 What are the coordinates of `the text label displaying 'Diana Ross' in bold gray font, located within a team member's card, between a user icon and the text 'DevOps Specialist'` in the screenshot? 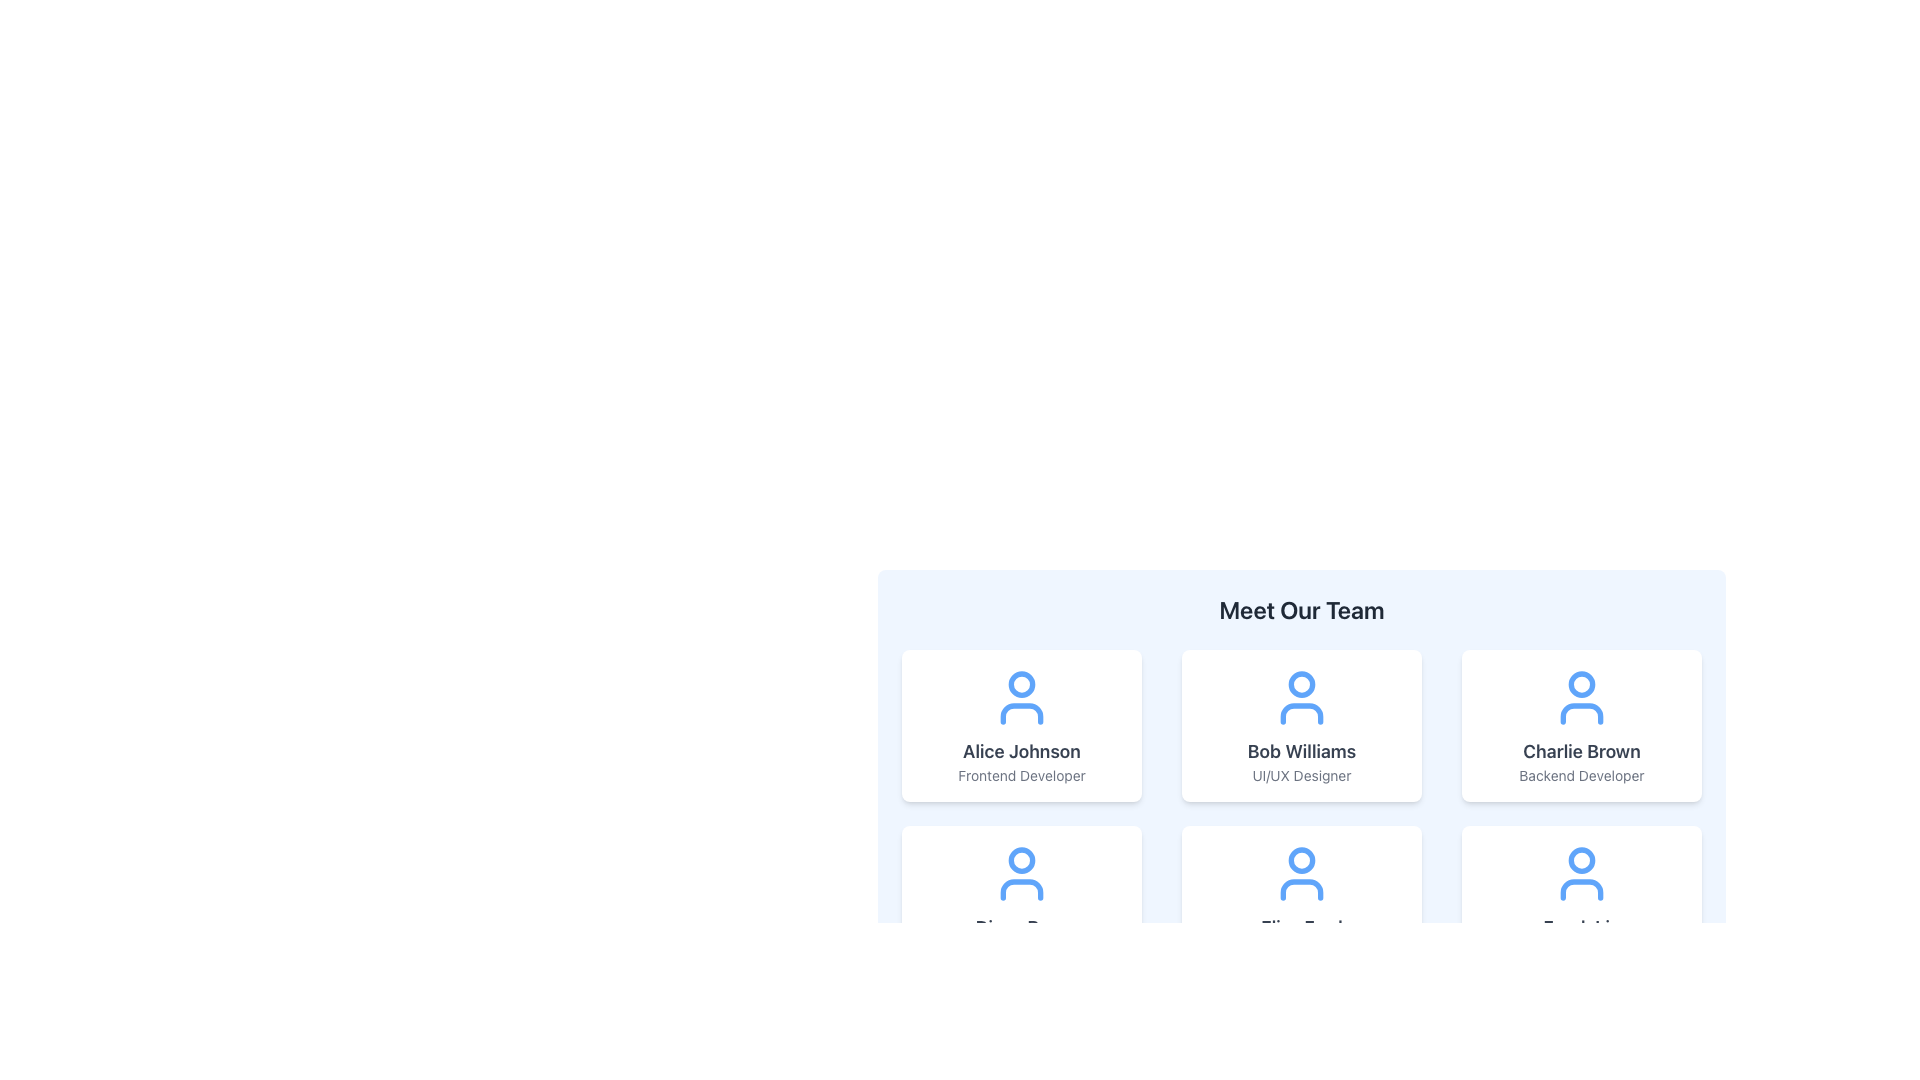 It's located at (1022, 928).